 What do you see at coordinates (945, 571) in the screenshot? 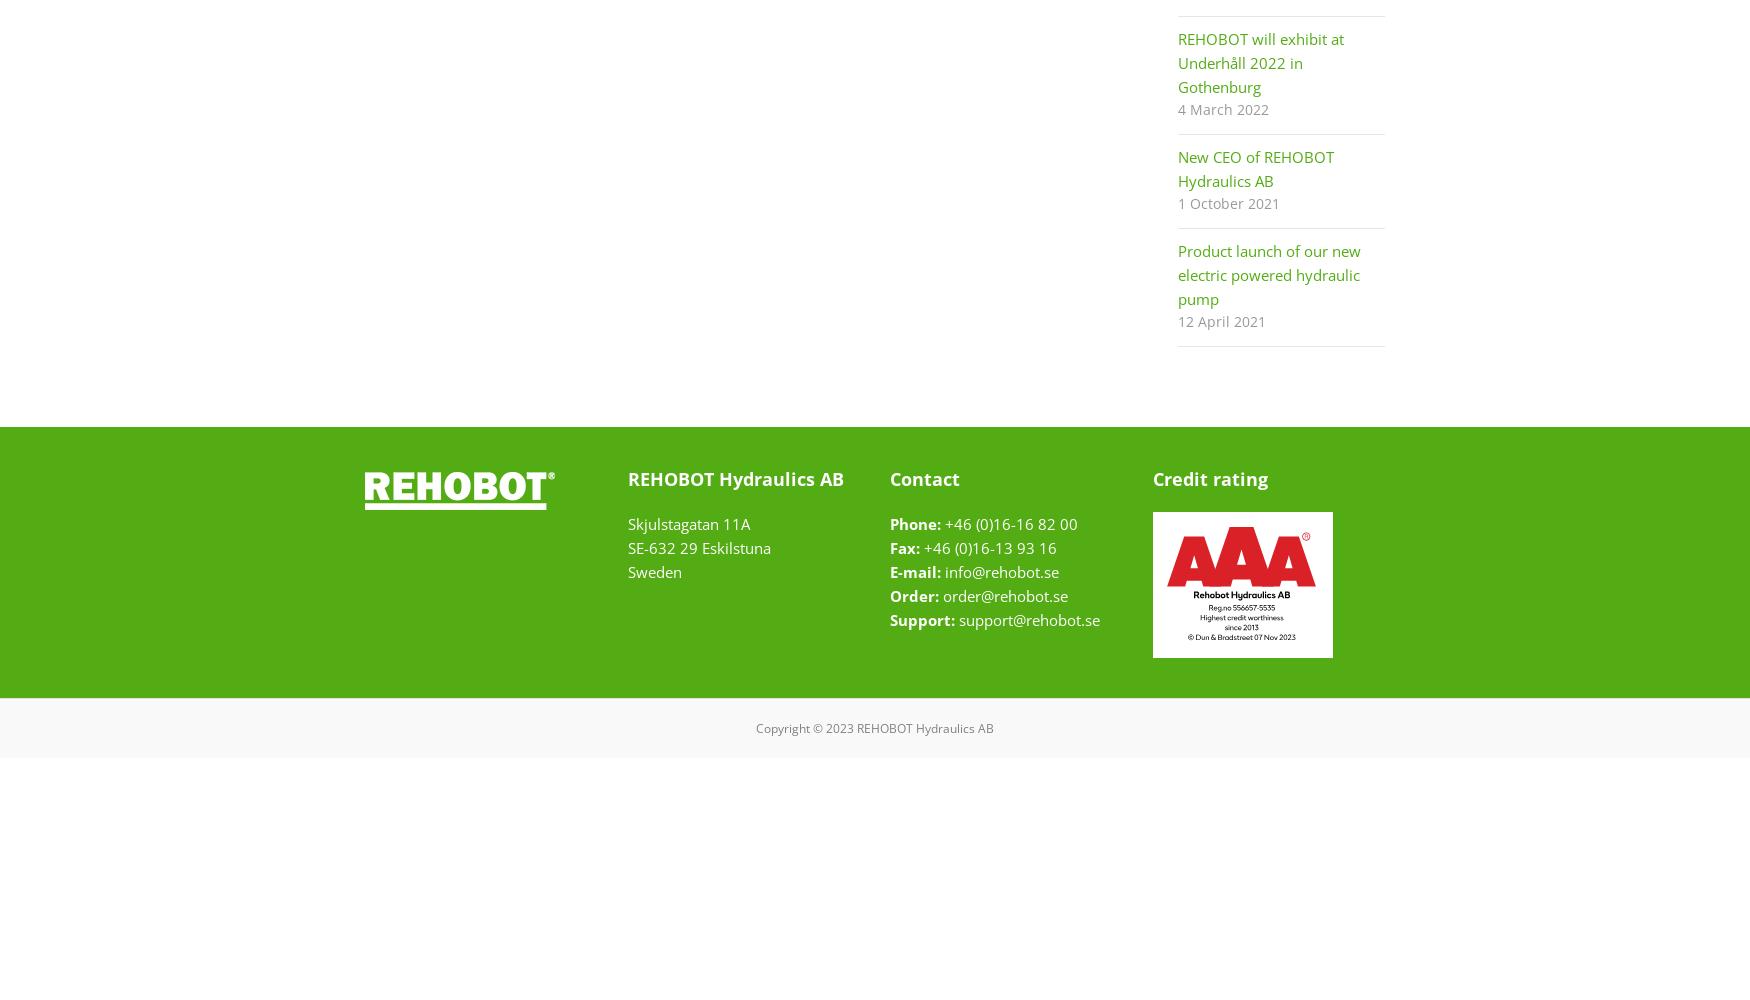
I see `'info@rehobot.se'` at bounding box center [945, 571].